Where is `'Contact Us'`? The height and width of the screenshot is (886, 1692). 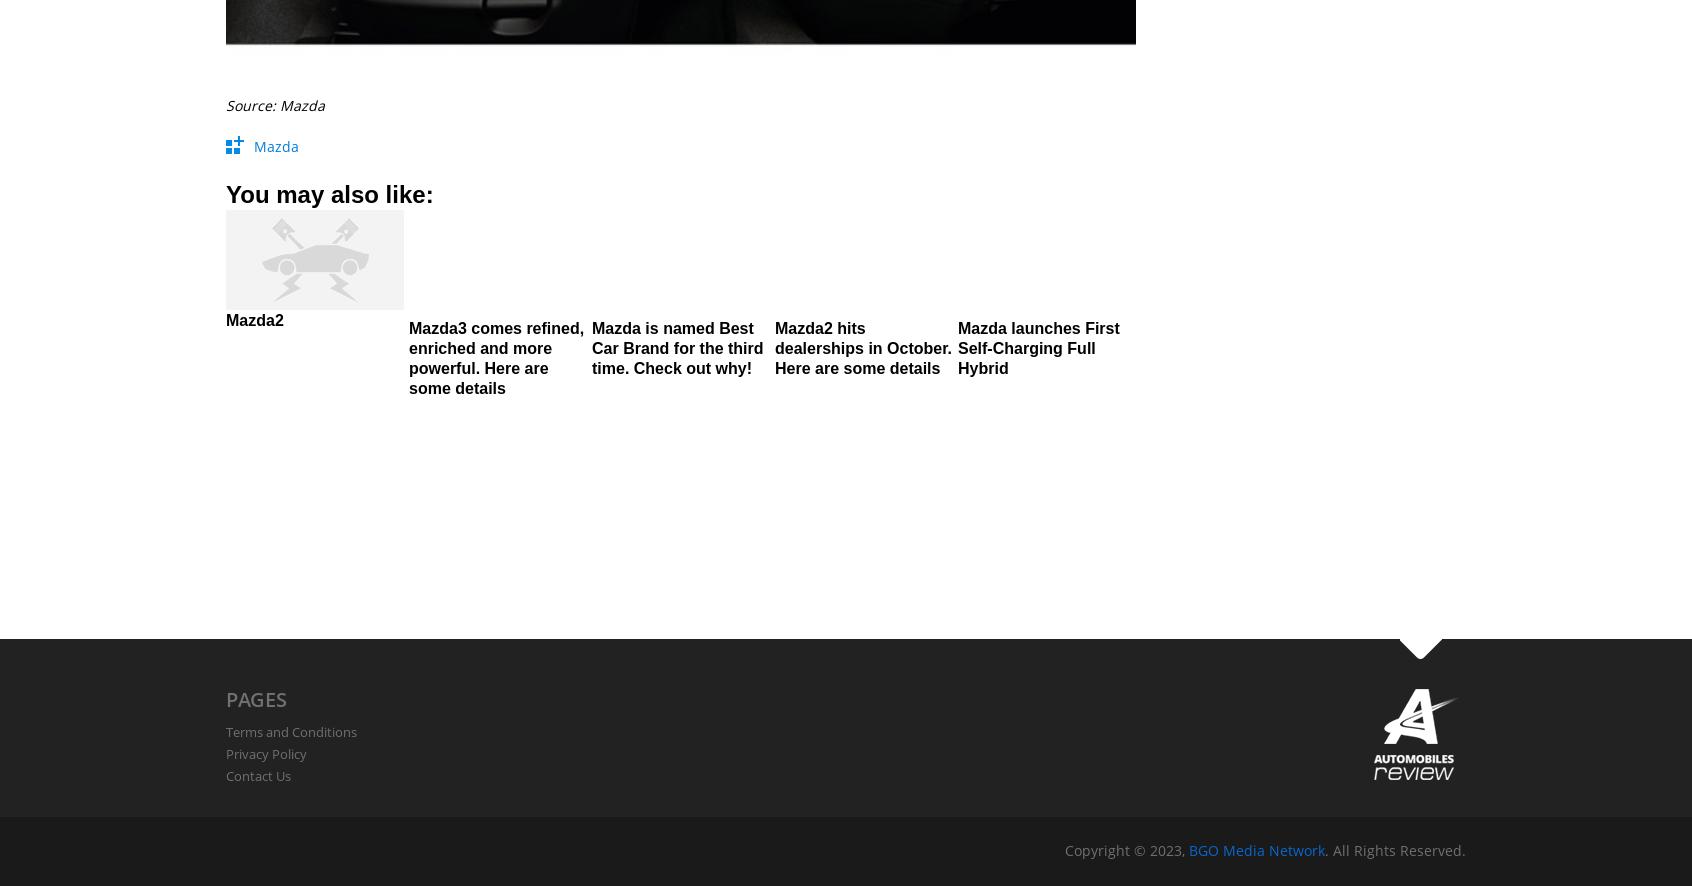 'Contact Us' is located at coordinates (258, 773).